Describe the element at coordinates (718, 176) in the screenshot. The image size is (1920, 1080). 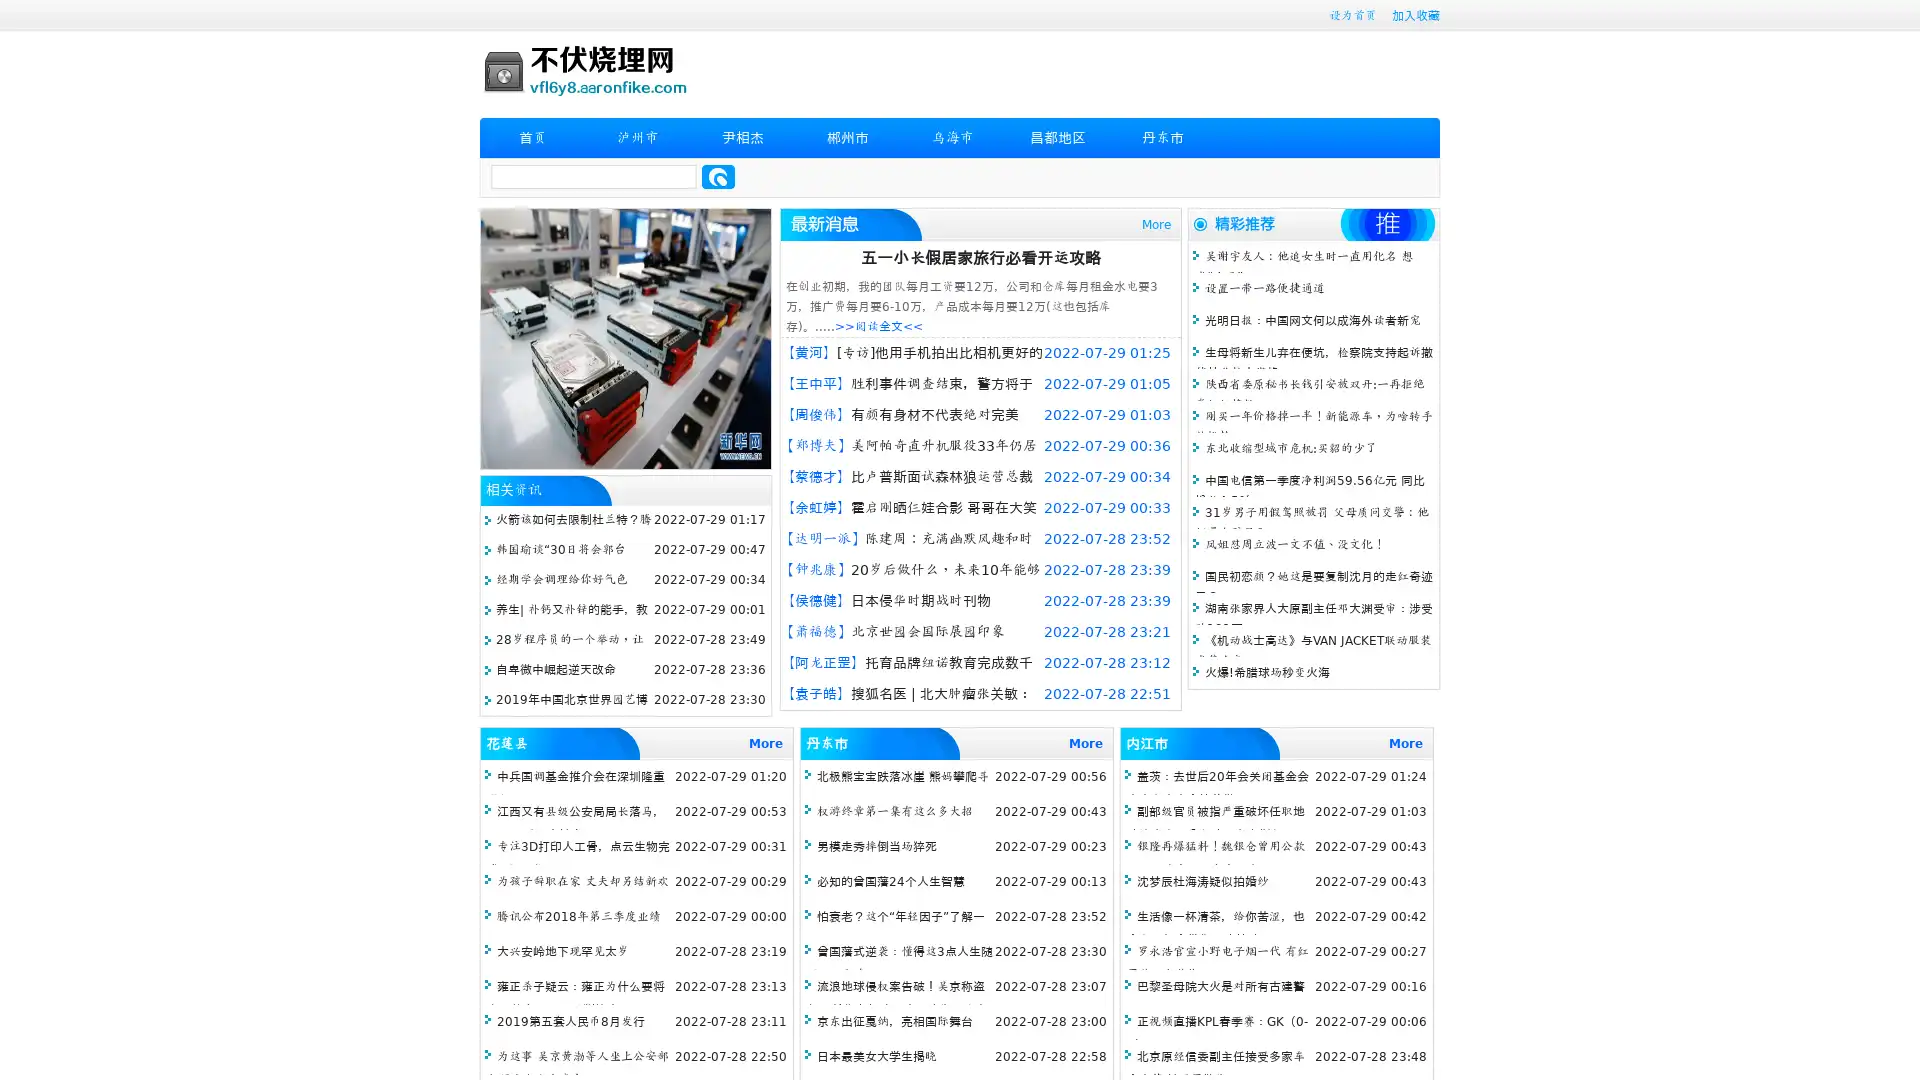
I see `Search` at that location.